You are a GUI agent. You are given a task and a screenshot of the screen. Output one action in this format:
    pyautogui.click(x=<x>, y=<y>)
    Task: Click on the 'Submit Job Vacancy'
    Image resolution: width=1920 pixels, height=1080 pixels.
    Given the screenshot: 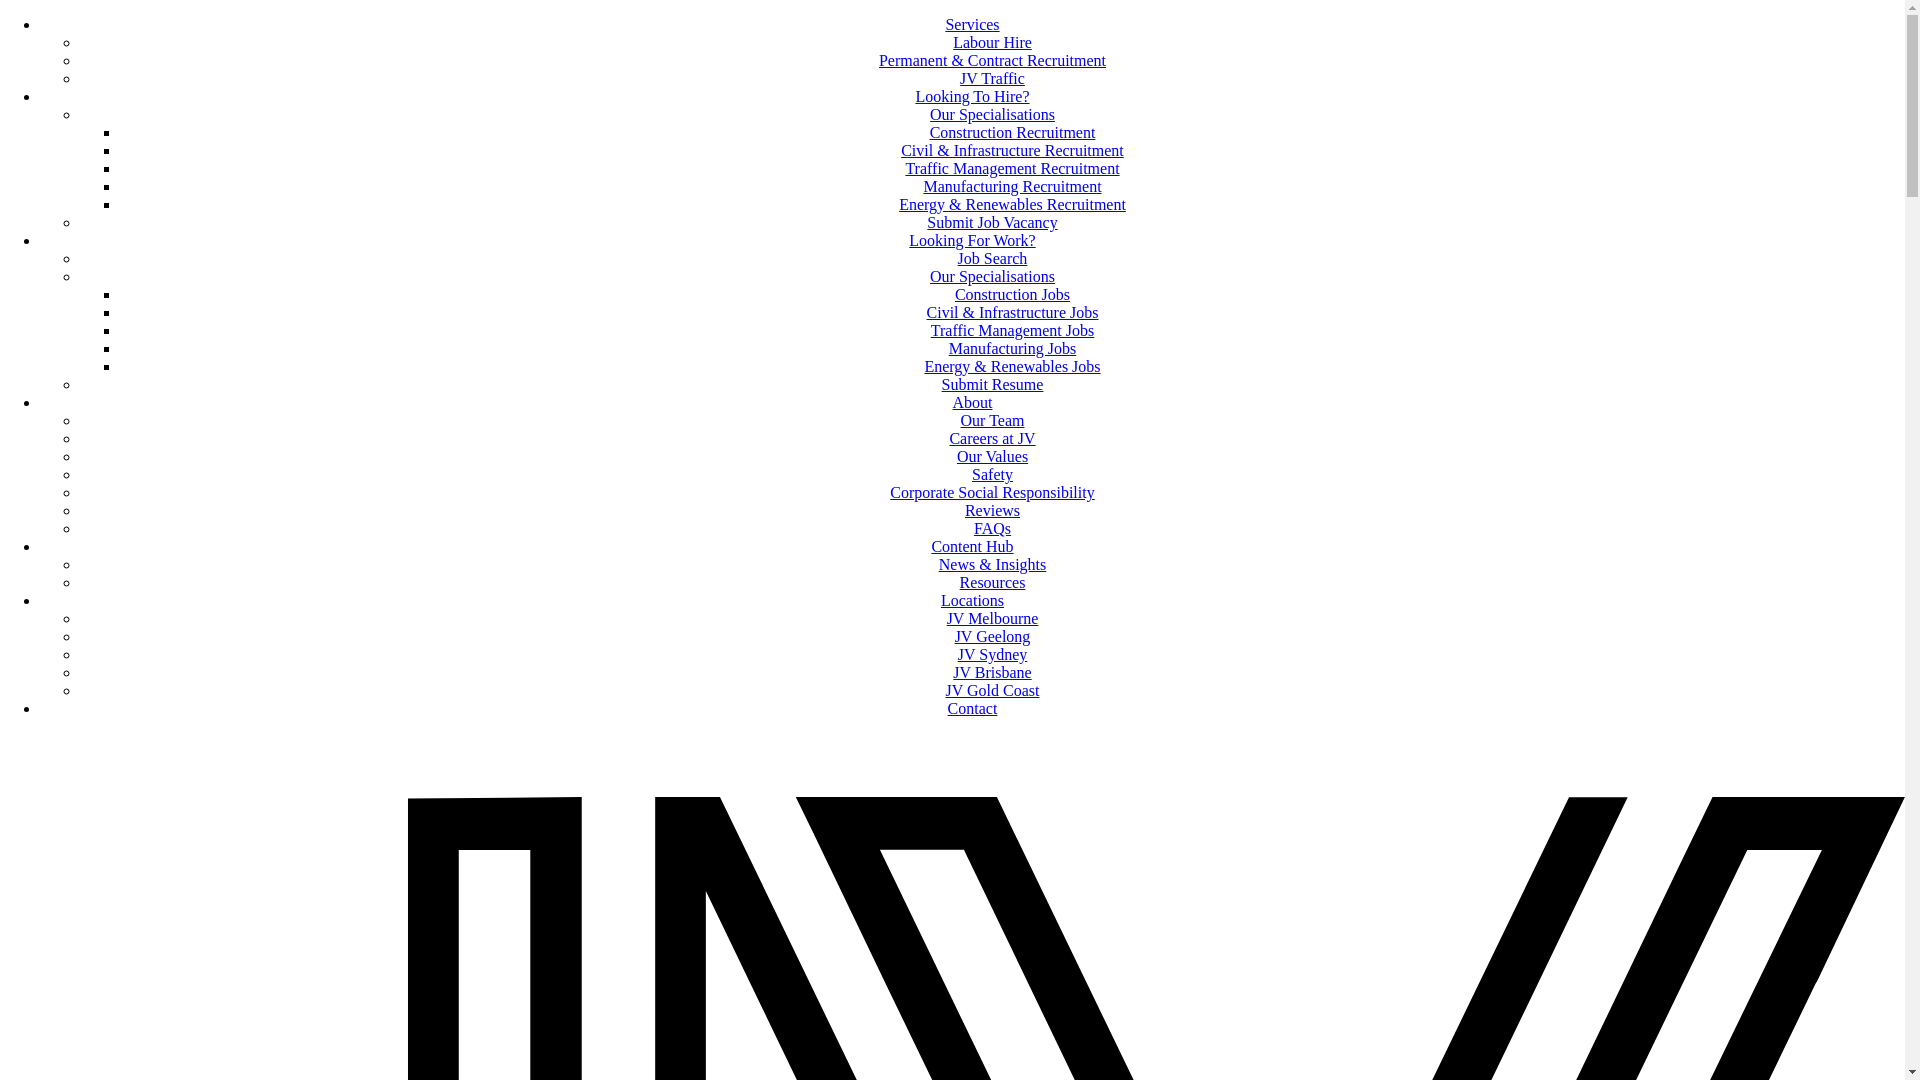 What is the action you would take?
    pyautogui.click(x=992, y=222)
    